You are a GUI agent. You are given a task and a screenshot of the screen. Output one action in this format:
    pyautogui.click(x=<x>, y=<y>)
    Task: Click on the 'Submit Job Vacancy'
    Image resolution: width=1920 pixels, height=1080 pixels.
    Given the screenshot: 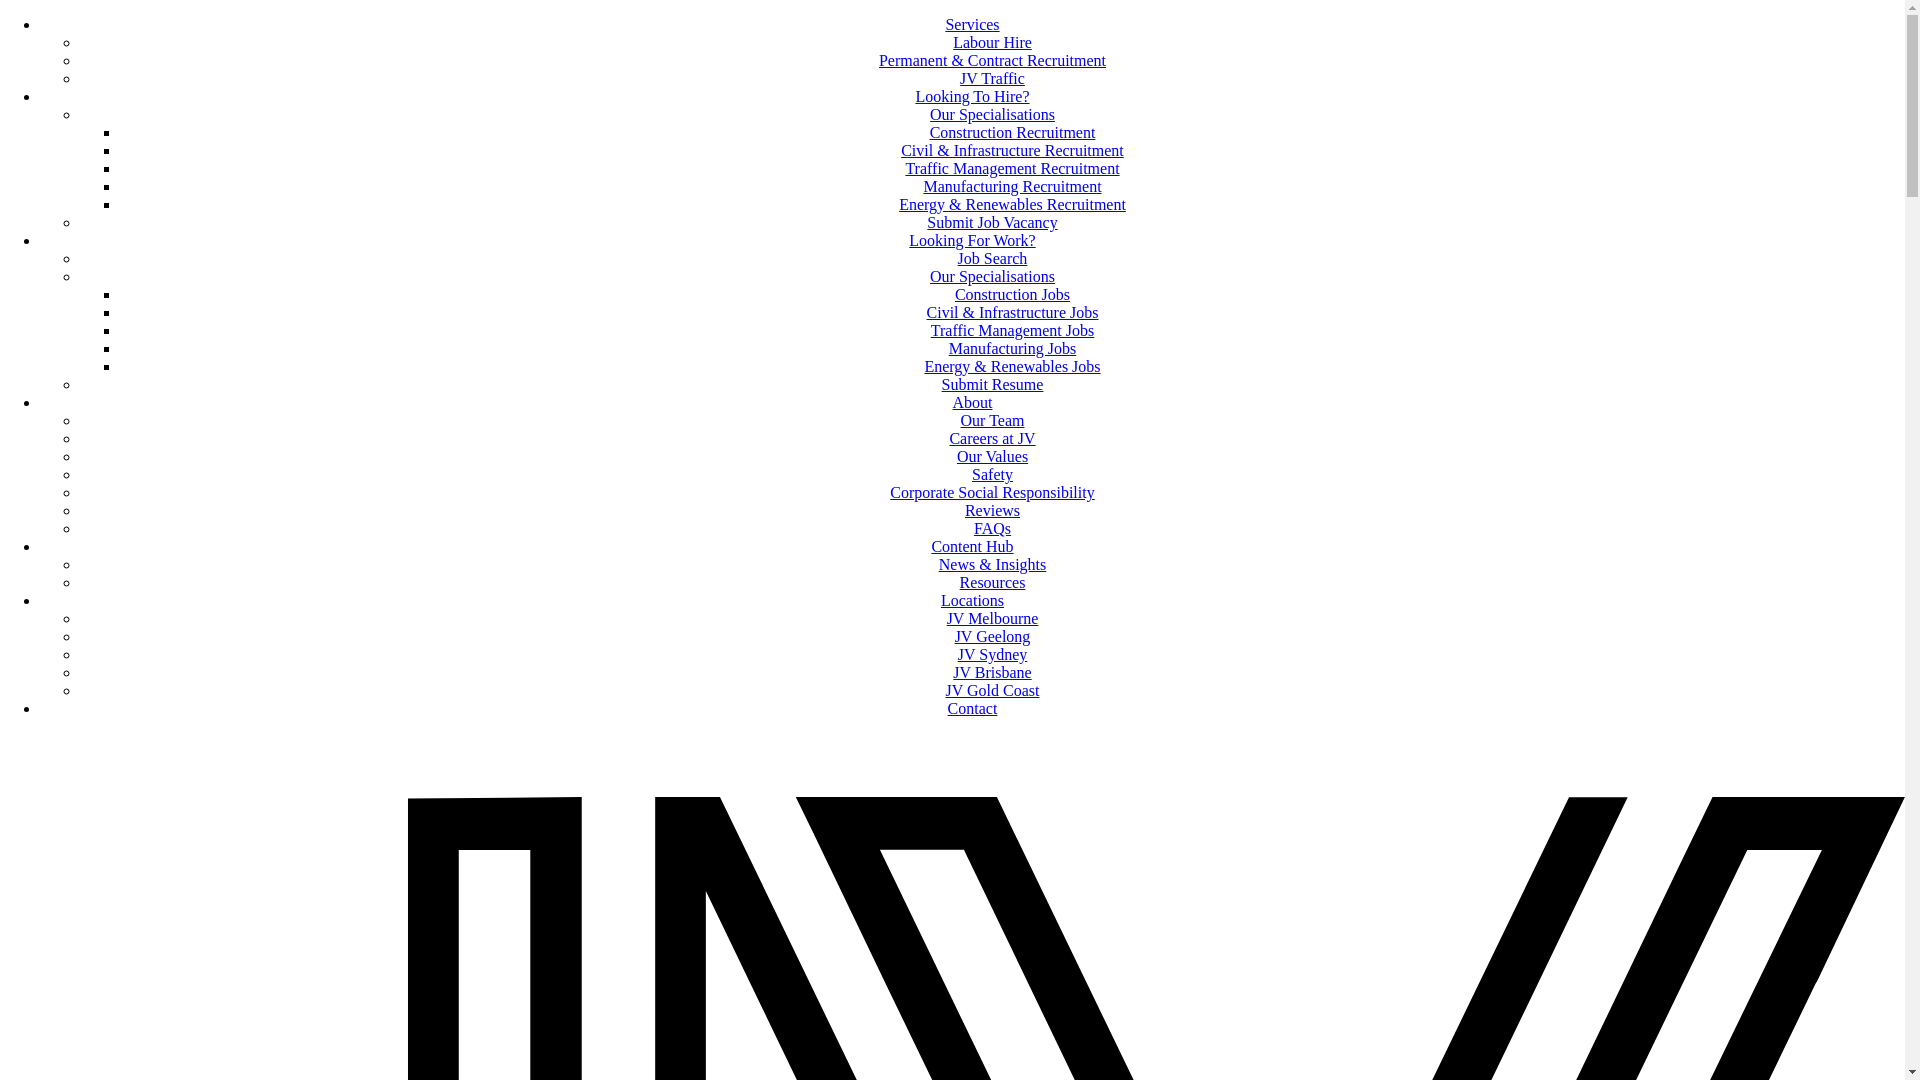 What is the action you would take?
    pyautogui.click(x=992, y=222)
    